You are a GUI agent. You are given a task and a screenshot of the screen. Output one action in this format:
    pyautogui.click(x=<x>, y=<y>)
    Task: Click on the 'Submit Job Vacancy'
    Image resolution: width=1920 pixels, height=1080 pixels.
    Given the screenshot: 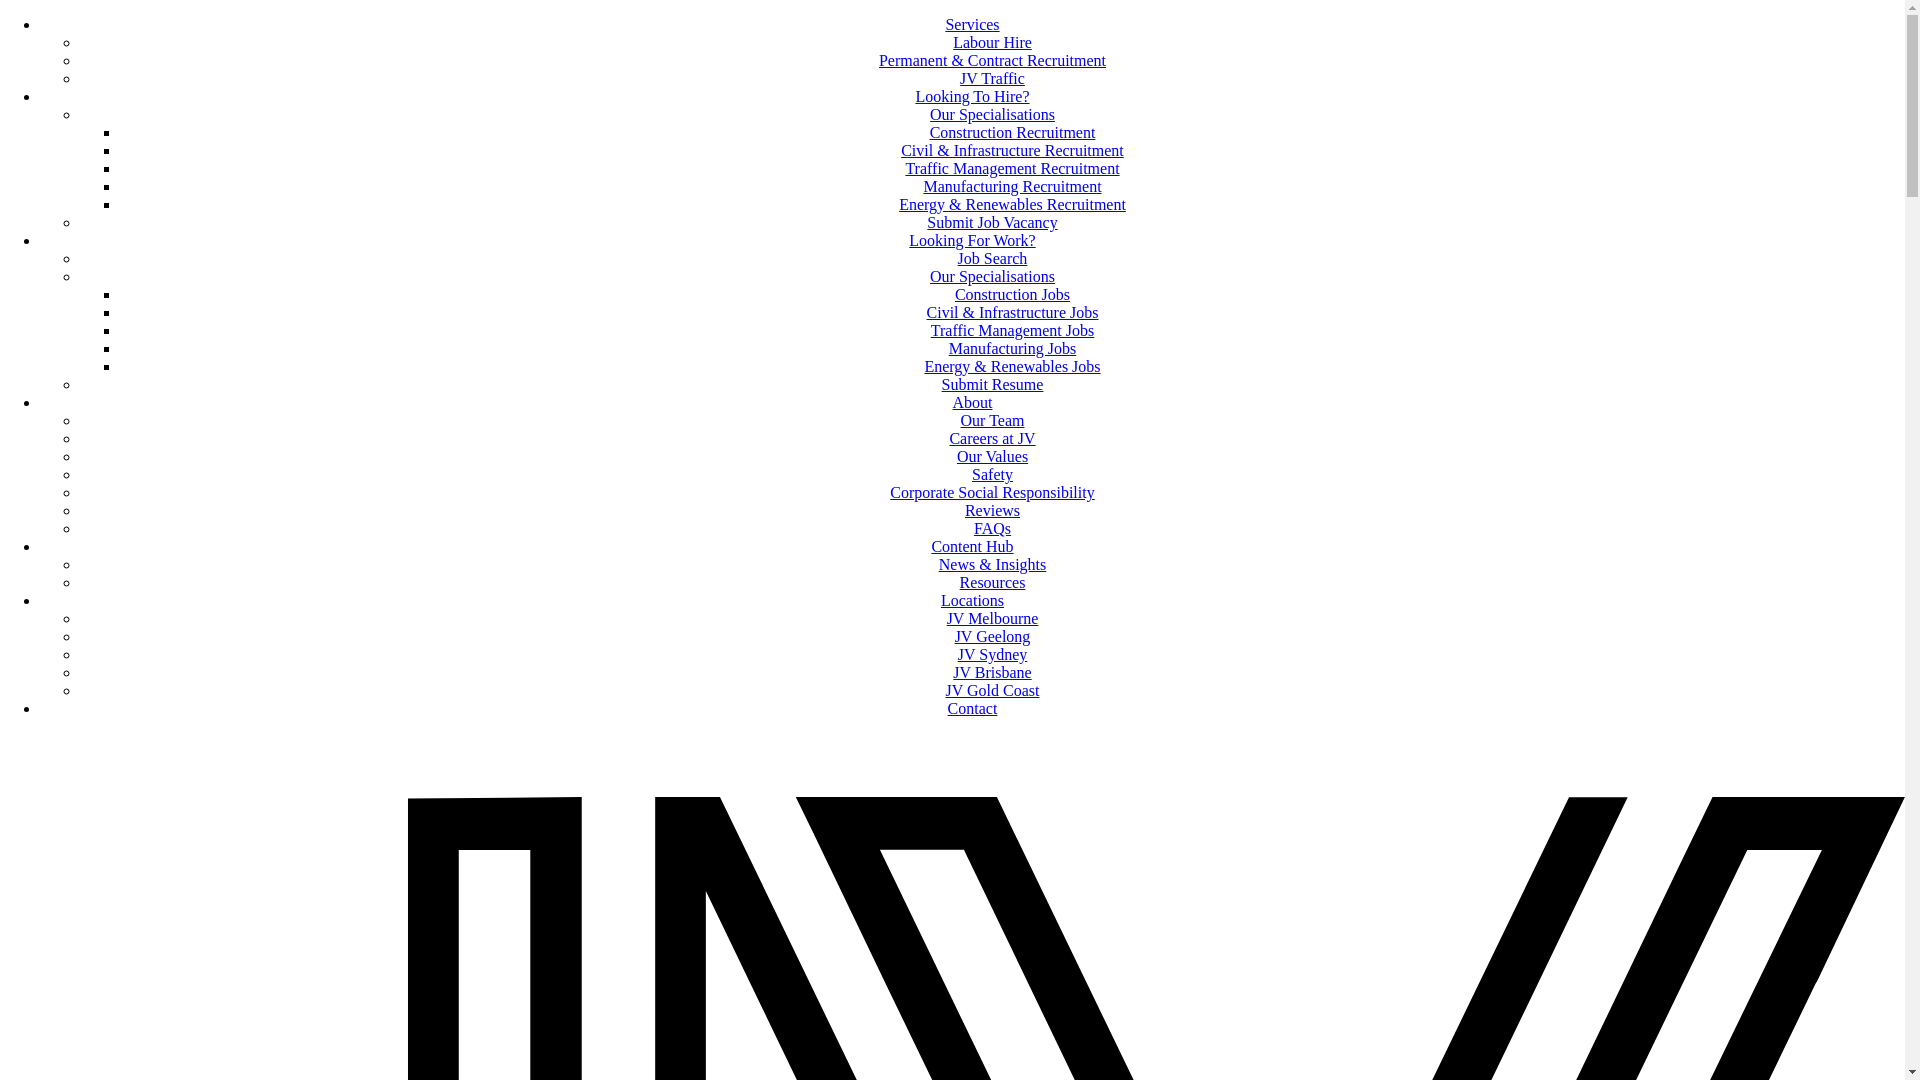 What is the action you would take?
    pyautogui.click(x=992, y=222)
    